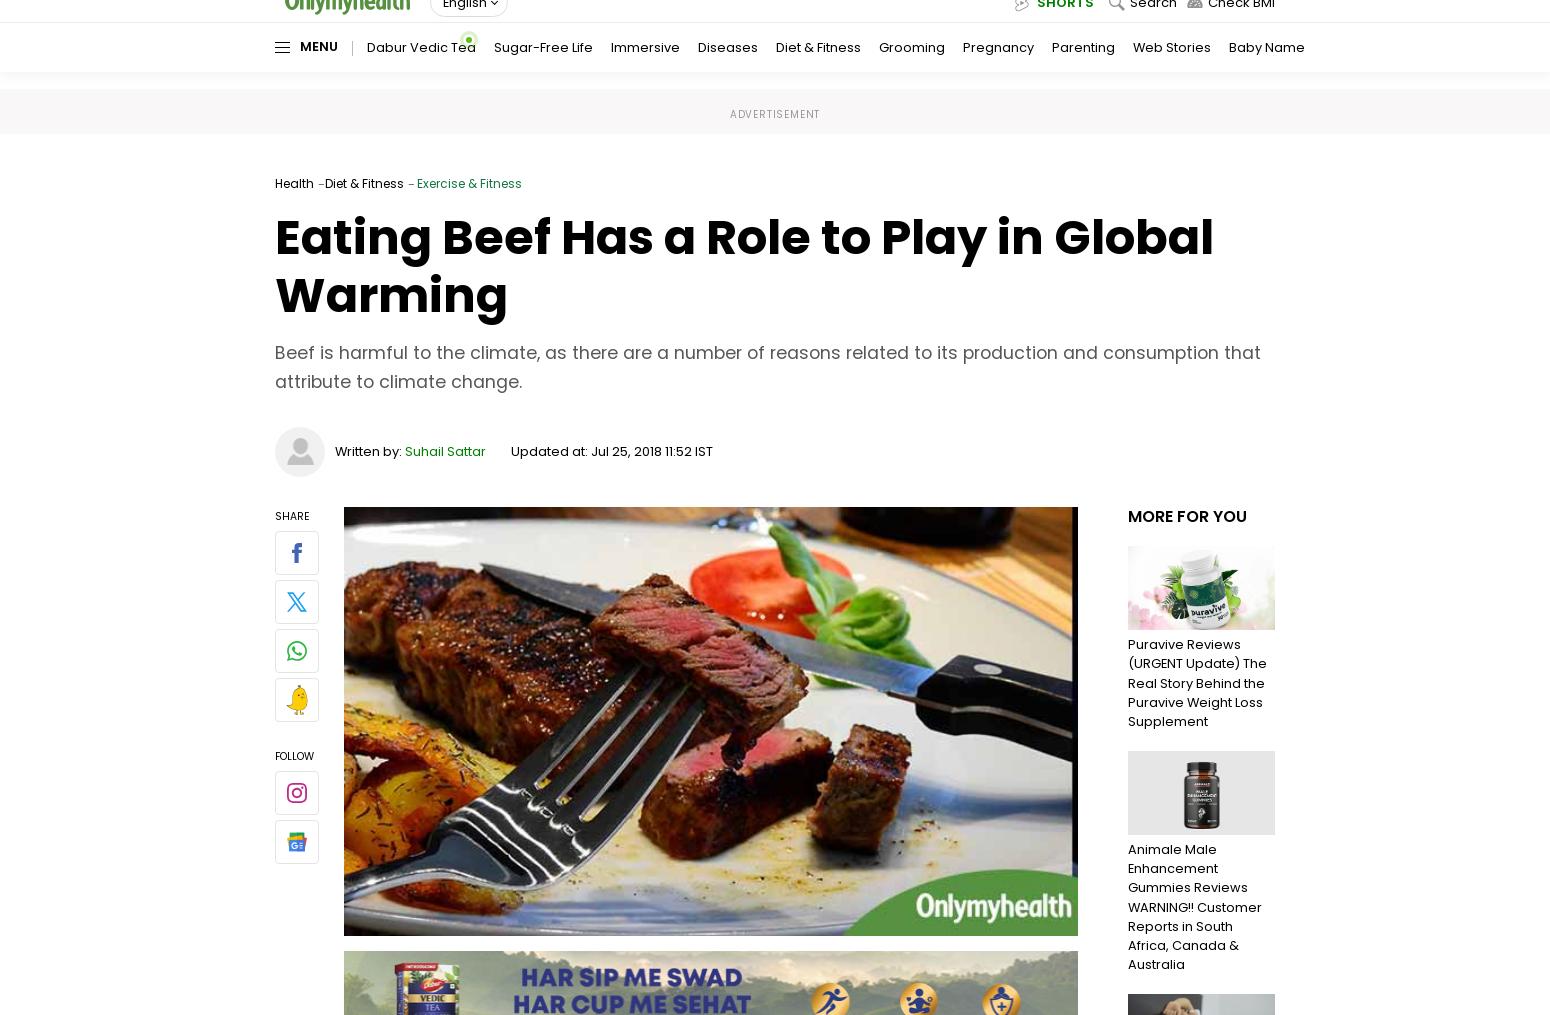 This screenshot has height=1015, width=1550. I want to click on 'Beef is harmful to the climate, as there are a number of reasons related to its production and consumption that attribute to climate change.', so click(768, 367).